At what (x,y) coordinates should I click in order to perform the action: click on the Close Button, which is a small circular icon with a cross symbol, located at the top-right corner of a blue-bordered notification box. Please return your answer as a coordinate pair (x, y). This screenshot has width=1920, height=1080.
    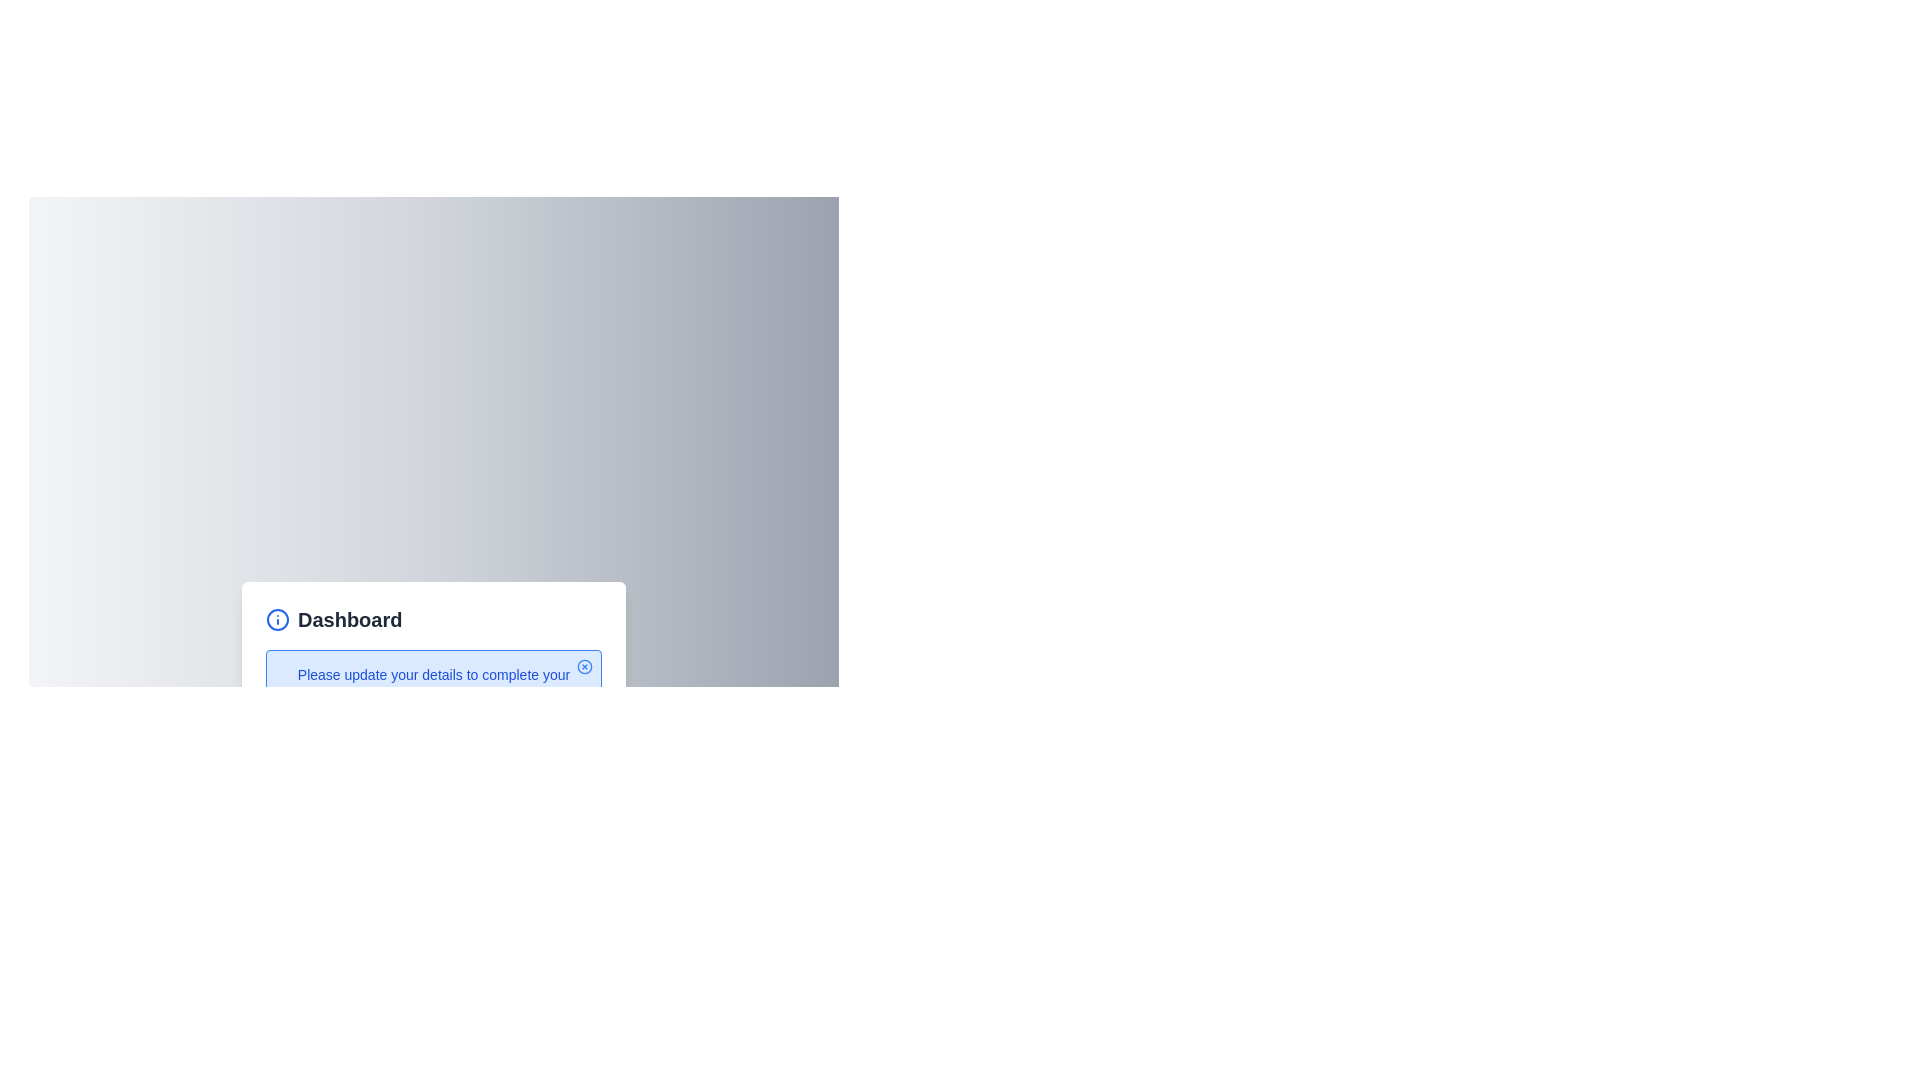
    Looking at the image, I should click on (584, 667).